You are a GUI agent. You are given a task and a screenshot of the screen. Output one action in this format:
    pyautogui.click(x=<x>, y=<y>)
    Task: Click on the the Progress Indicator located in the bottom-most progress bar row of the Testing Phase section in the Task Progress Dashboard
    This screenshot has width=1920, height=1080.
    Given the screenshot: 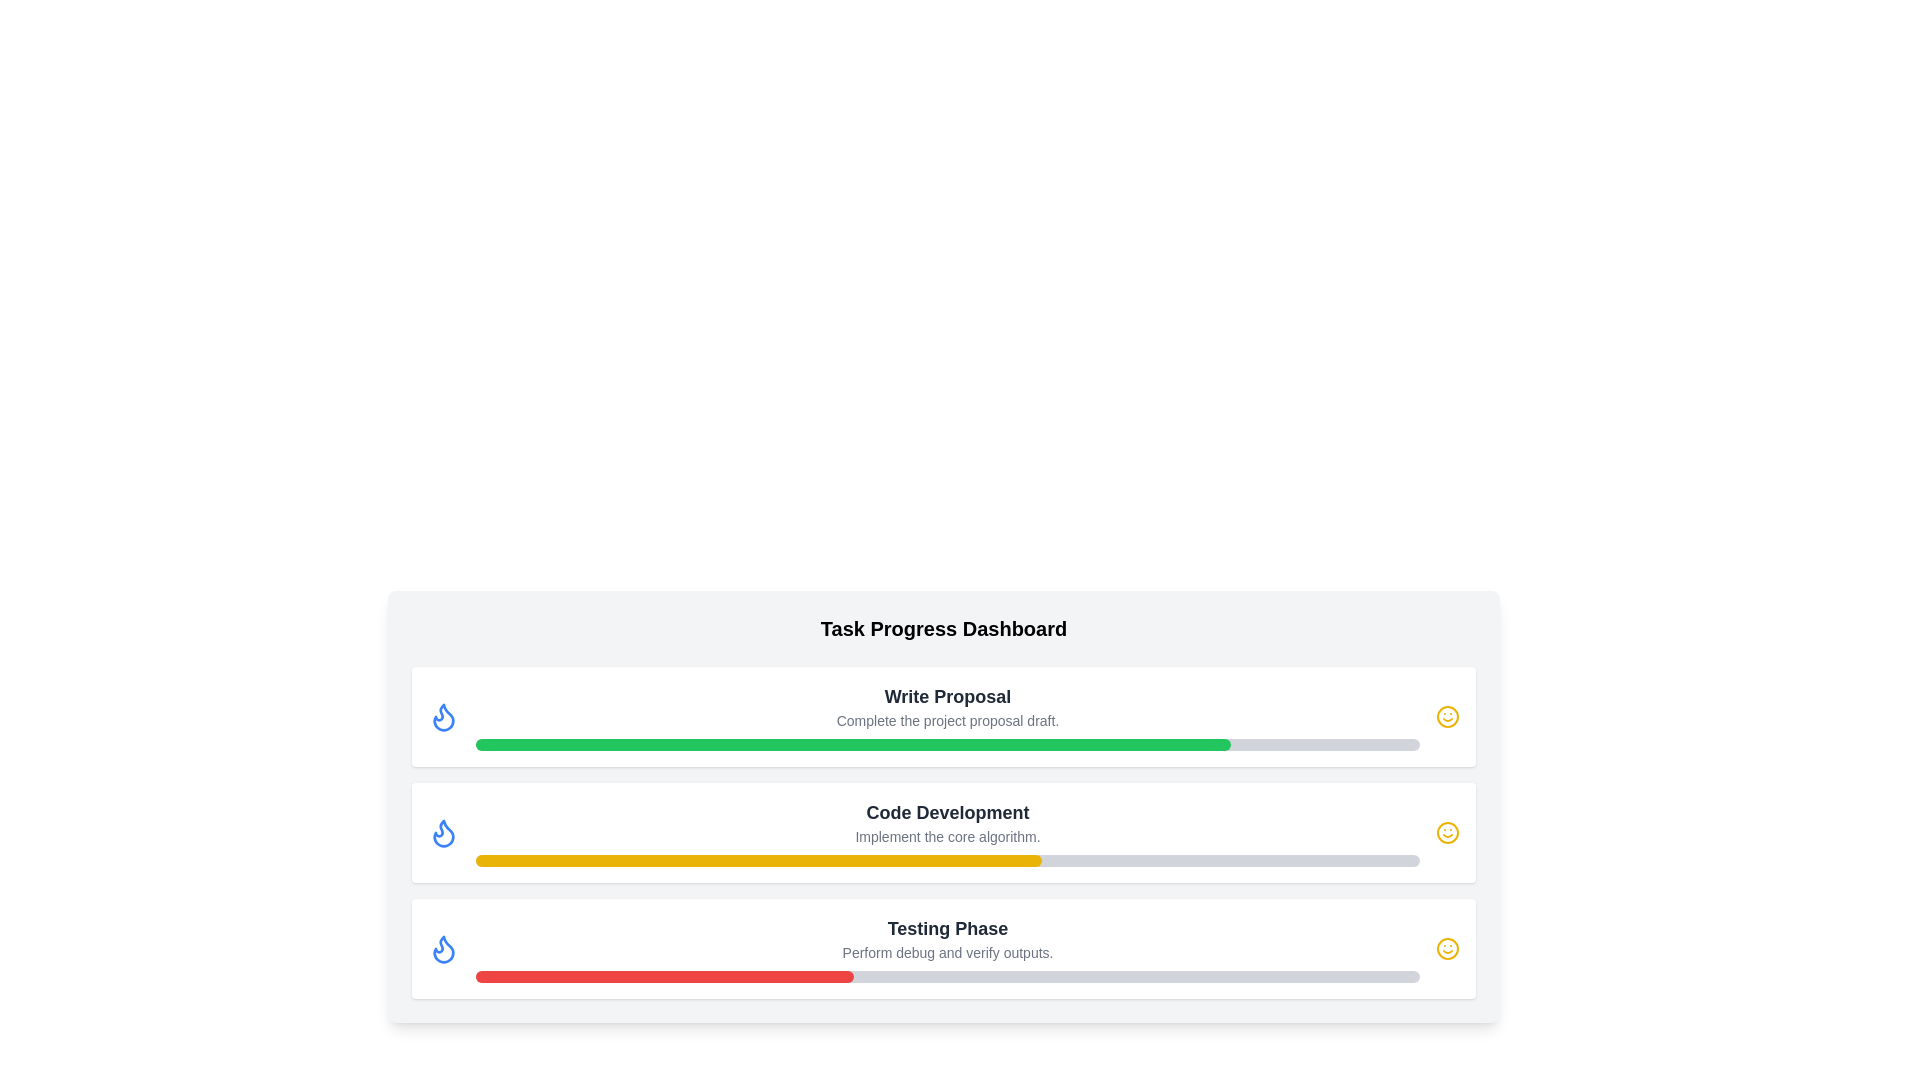 What is the action you would take?
    pyautogui.click(x=664, y=975)
    